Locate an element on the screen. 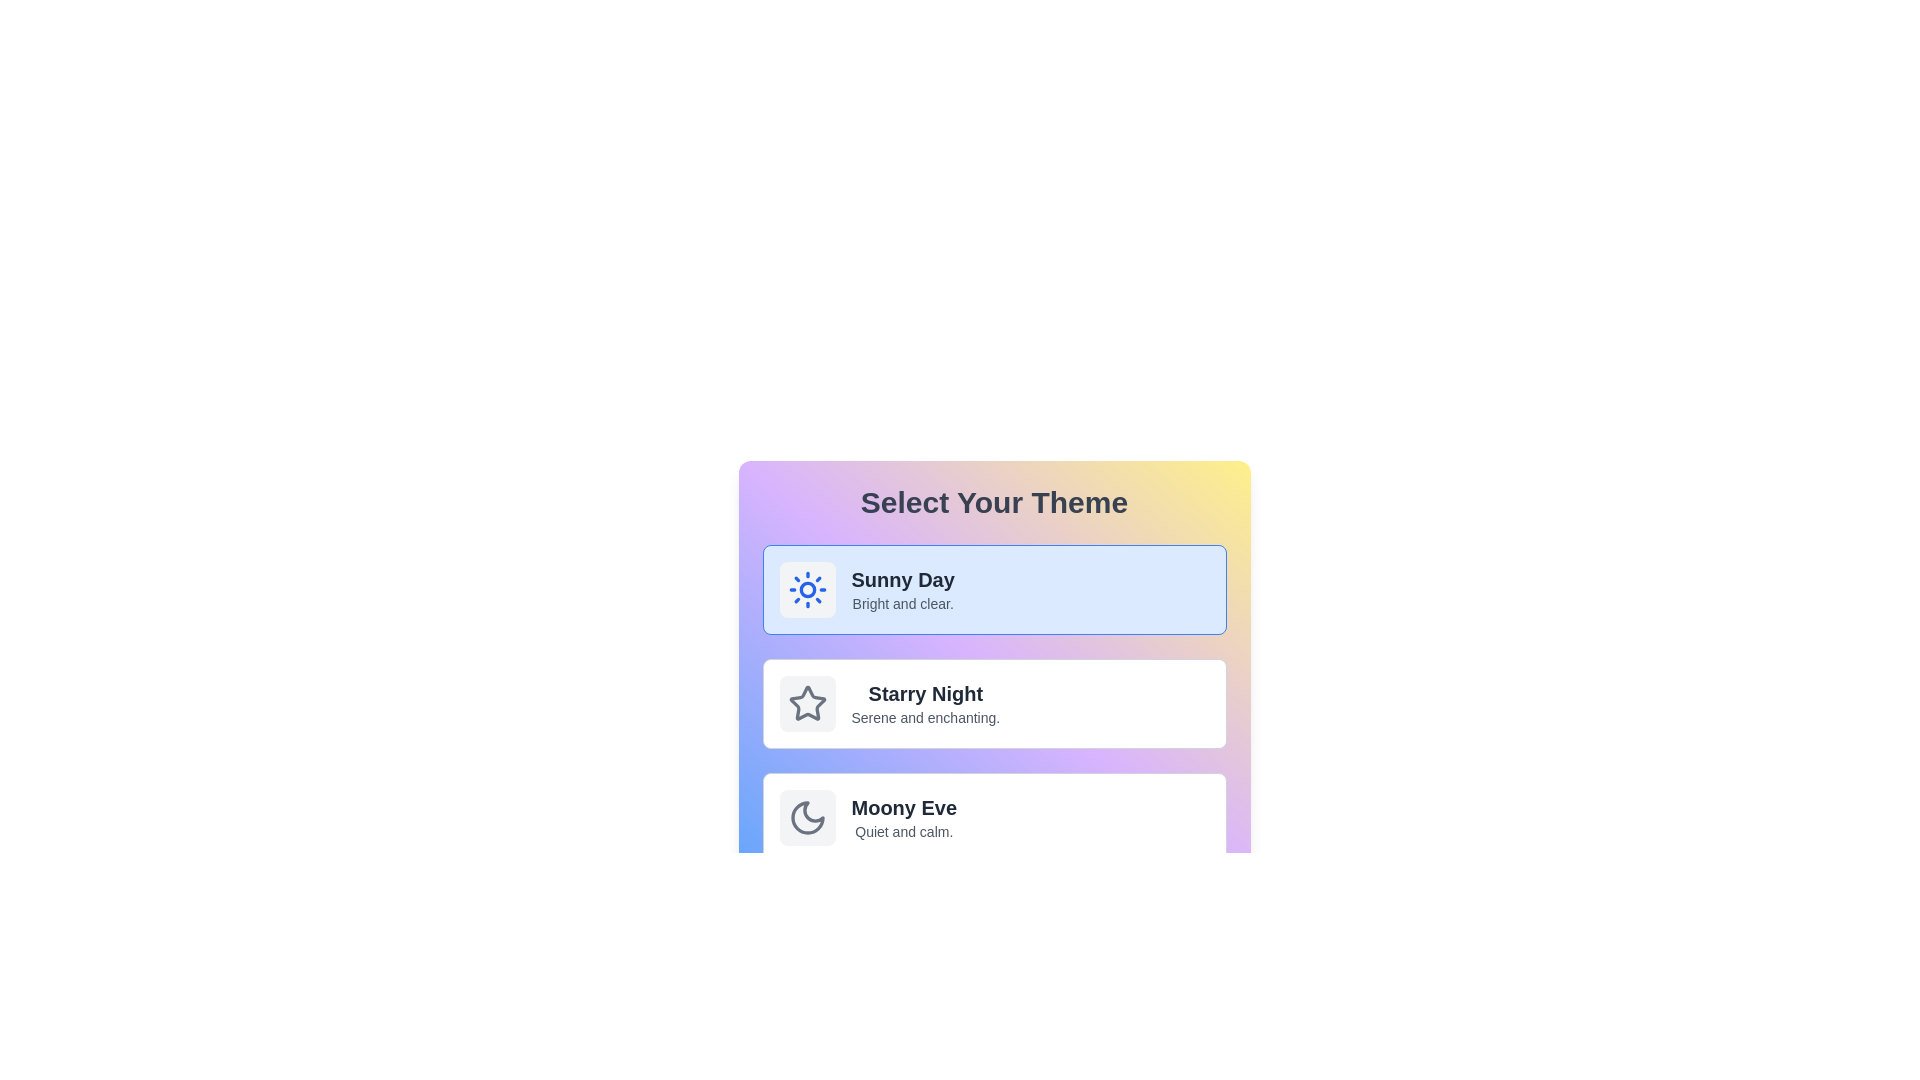  the icon representing the theme 'Starry Night' located within the second selectable card under the header 'Select Your Theme.' is located at coordinates (807, 703).